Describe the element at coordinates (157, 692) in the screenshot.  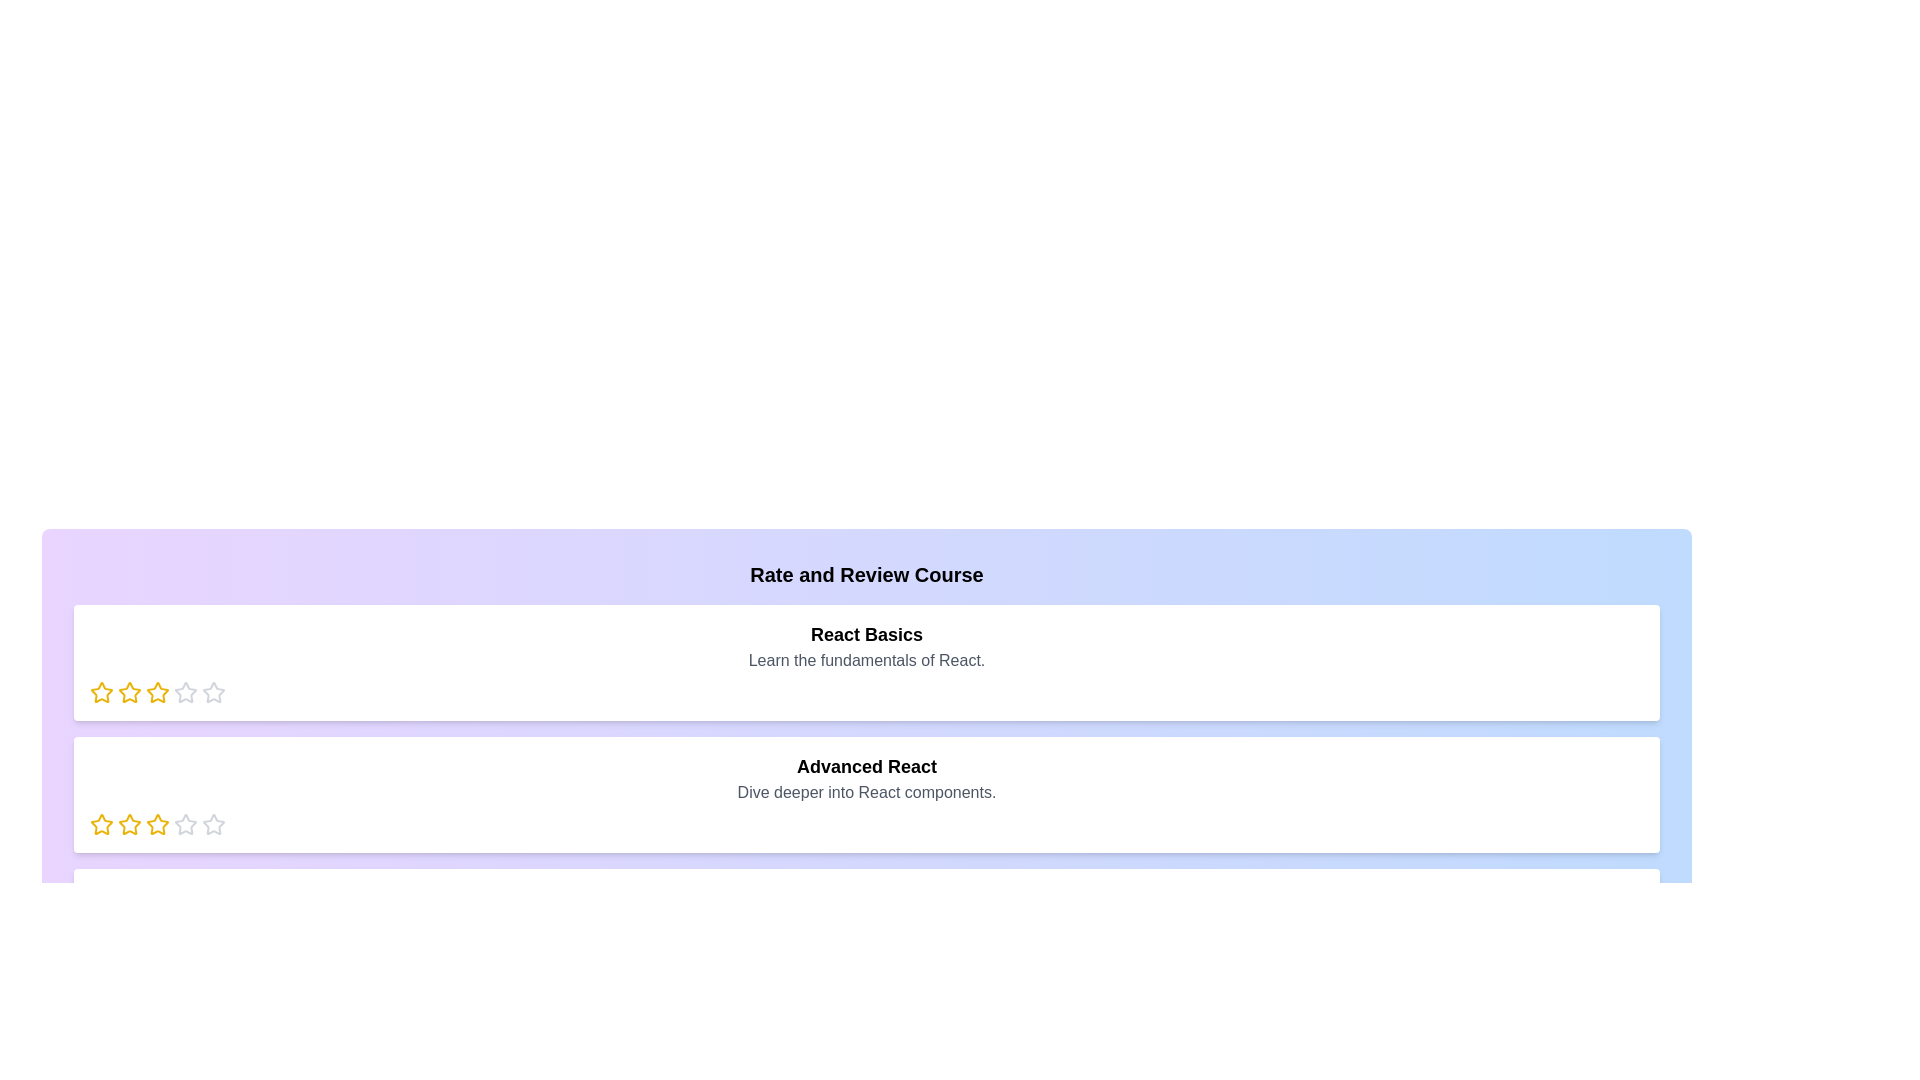
I see `the fourth star-shaped icon in the star-based rating system under the 'React Basics' section` at that location.